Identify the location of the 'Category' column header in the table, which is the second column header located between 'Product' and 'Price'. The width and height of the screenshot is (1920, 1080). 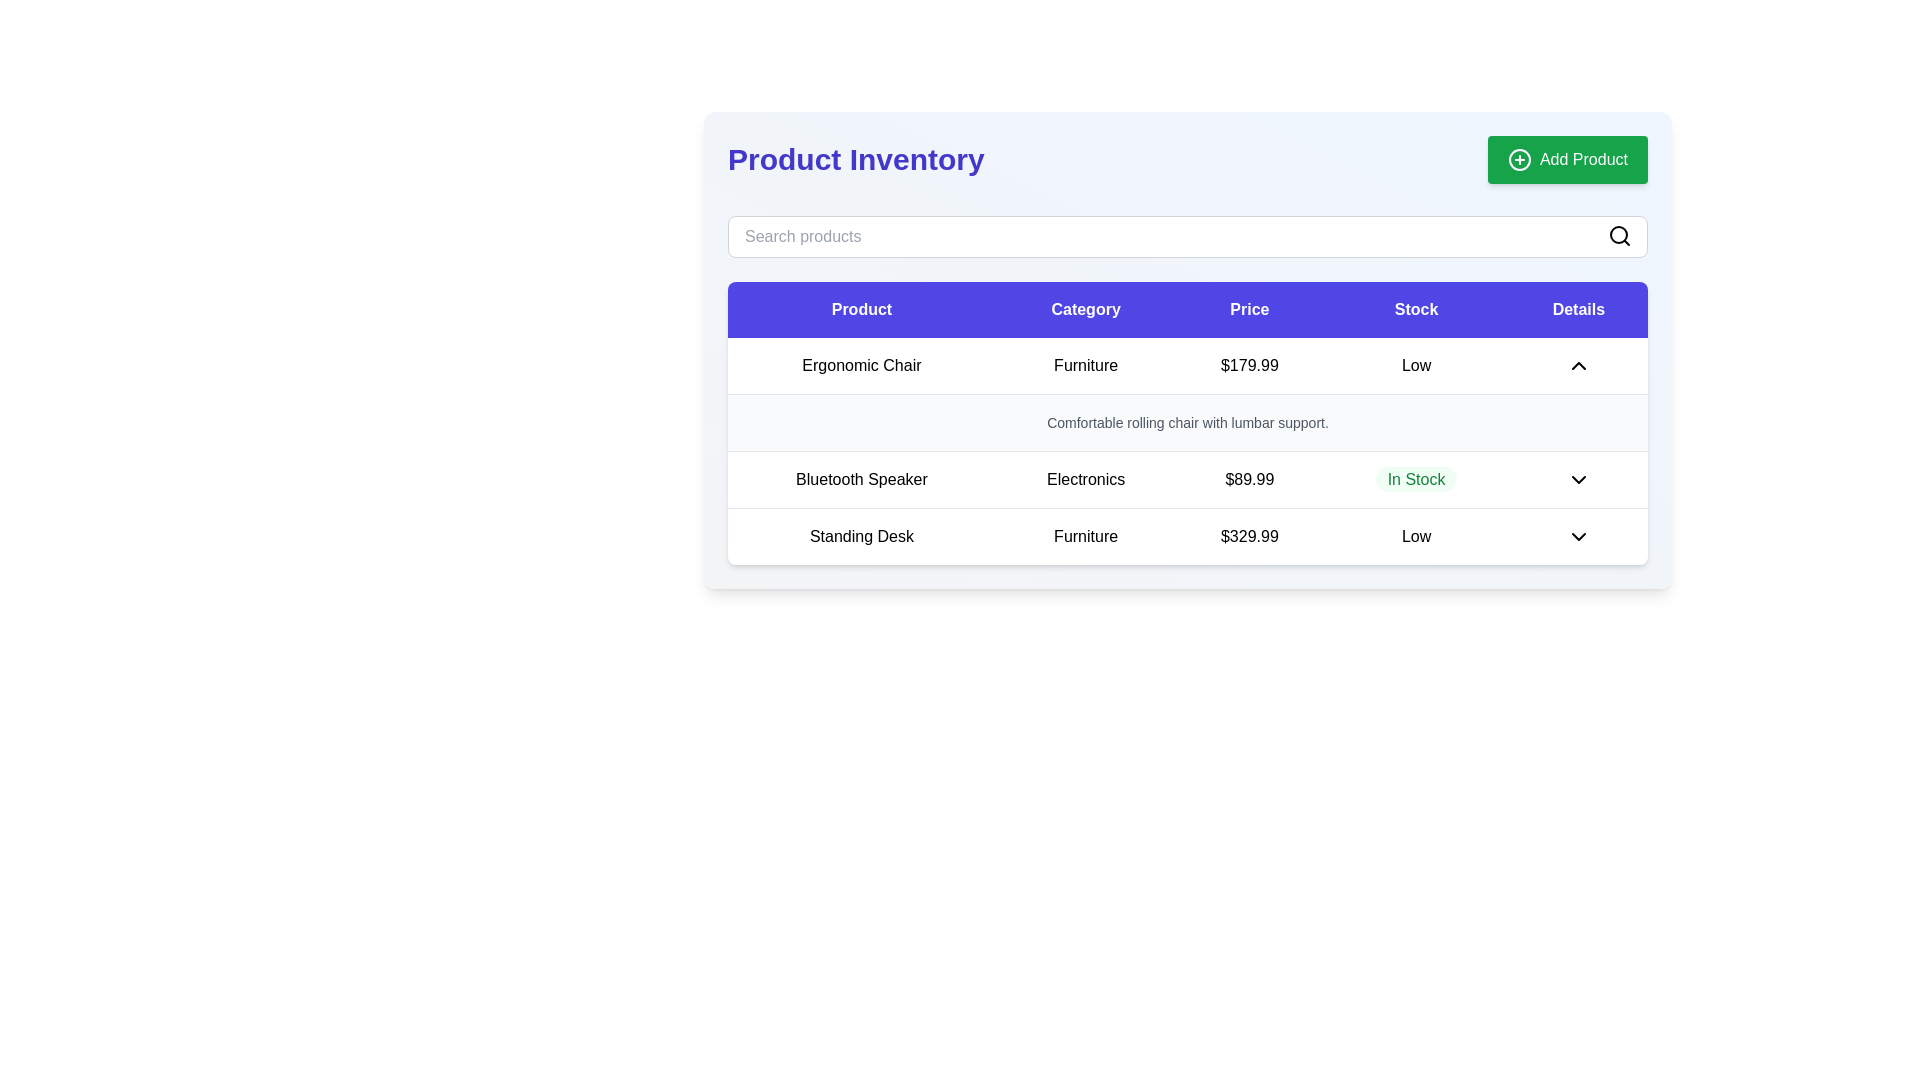
(1085, 309).